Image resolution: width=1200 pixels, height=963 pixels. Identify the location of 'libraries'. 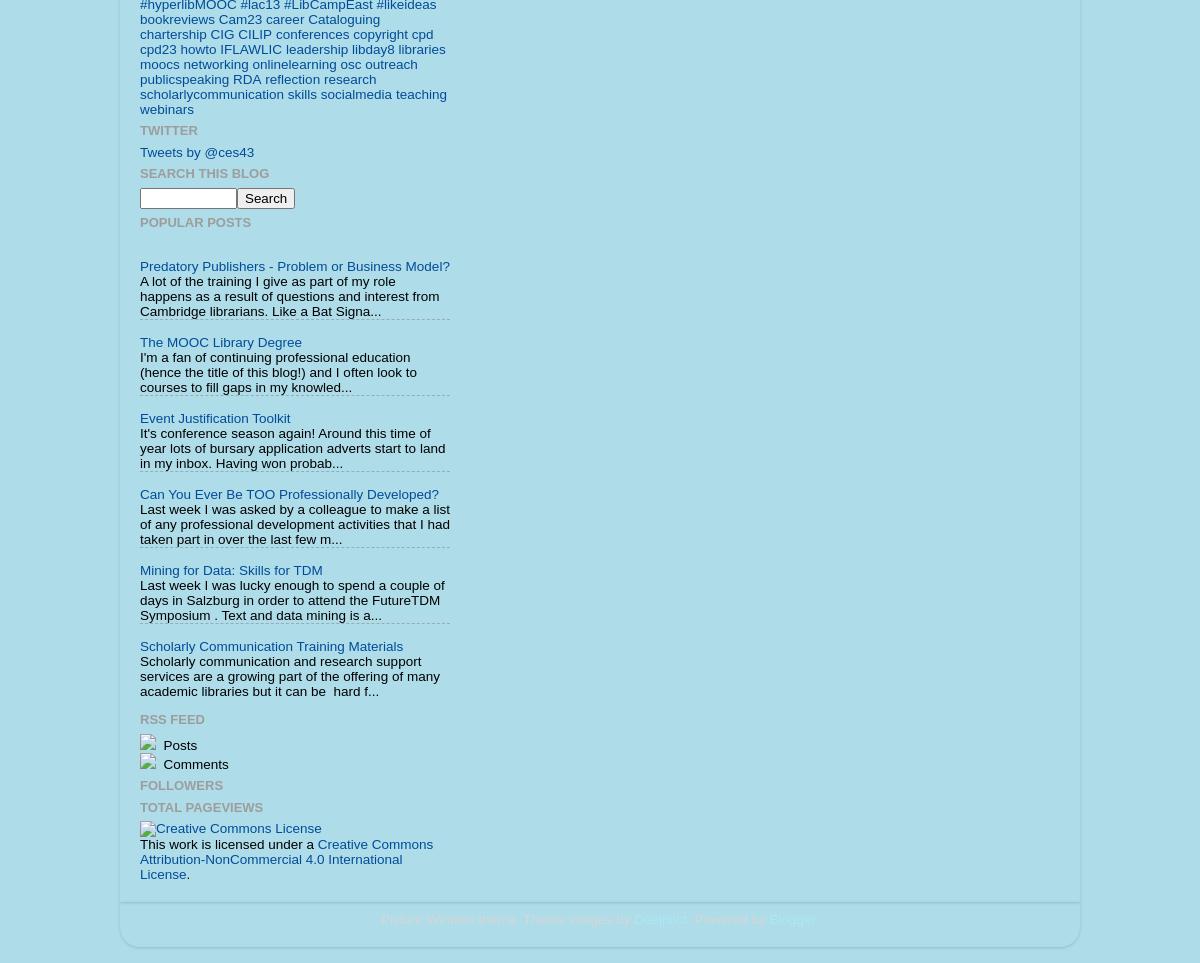
(398, 48).